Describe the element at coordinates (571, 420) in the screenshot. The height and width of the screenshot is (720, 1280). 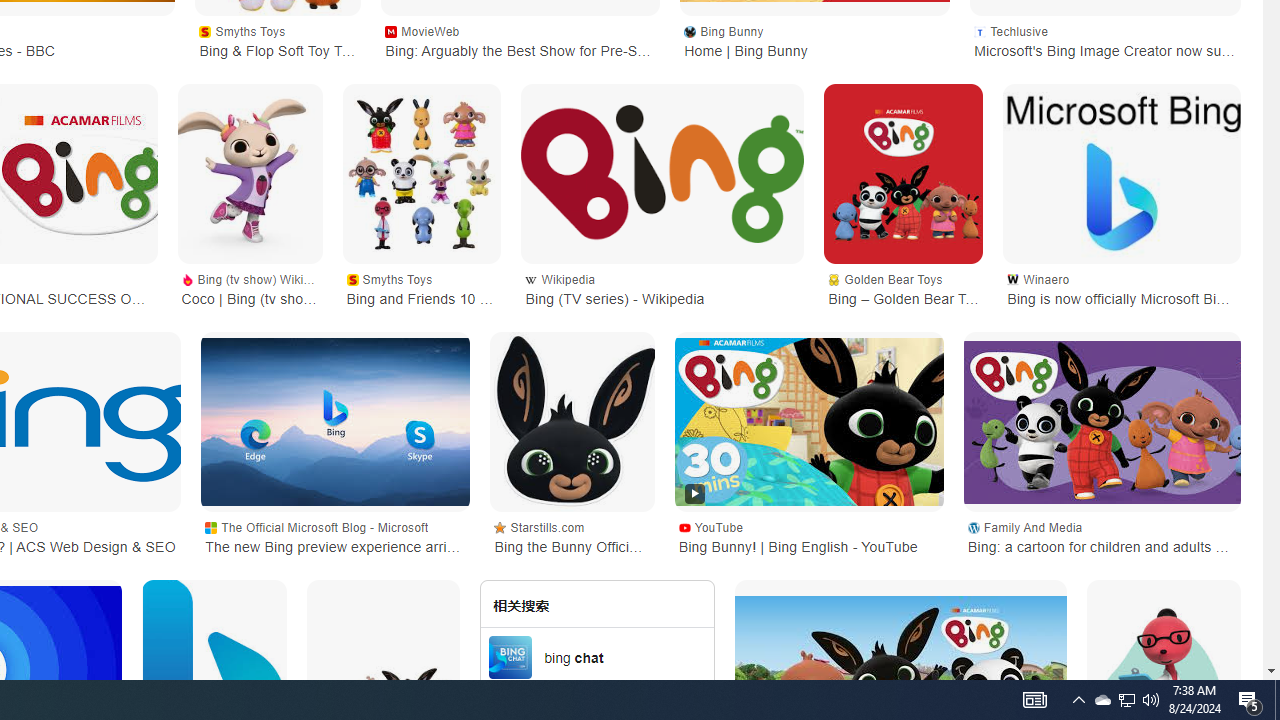
I see `'Bing the Bunny Official 2D Card Party Mask'` at that location.